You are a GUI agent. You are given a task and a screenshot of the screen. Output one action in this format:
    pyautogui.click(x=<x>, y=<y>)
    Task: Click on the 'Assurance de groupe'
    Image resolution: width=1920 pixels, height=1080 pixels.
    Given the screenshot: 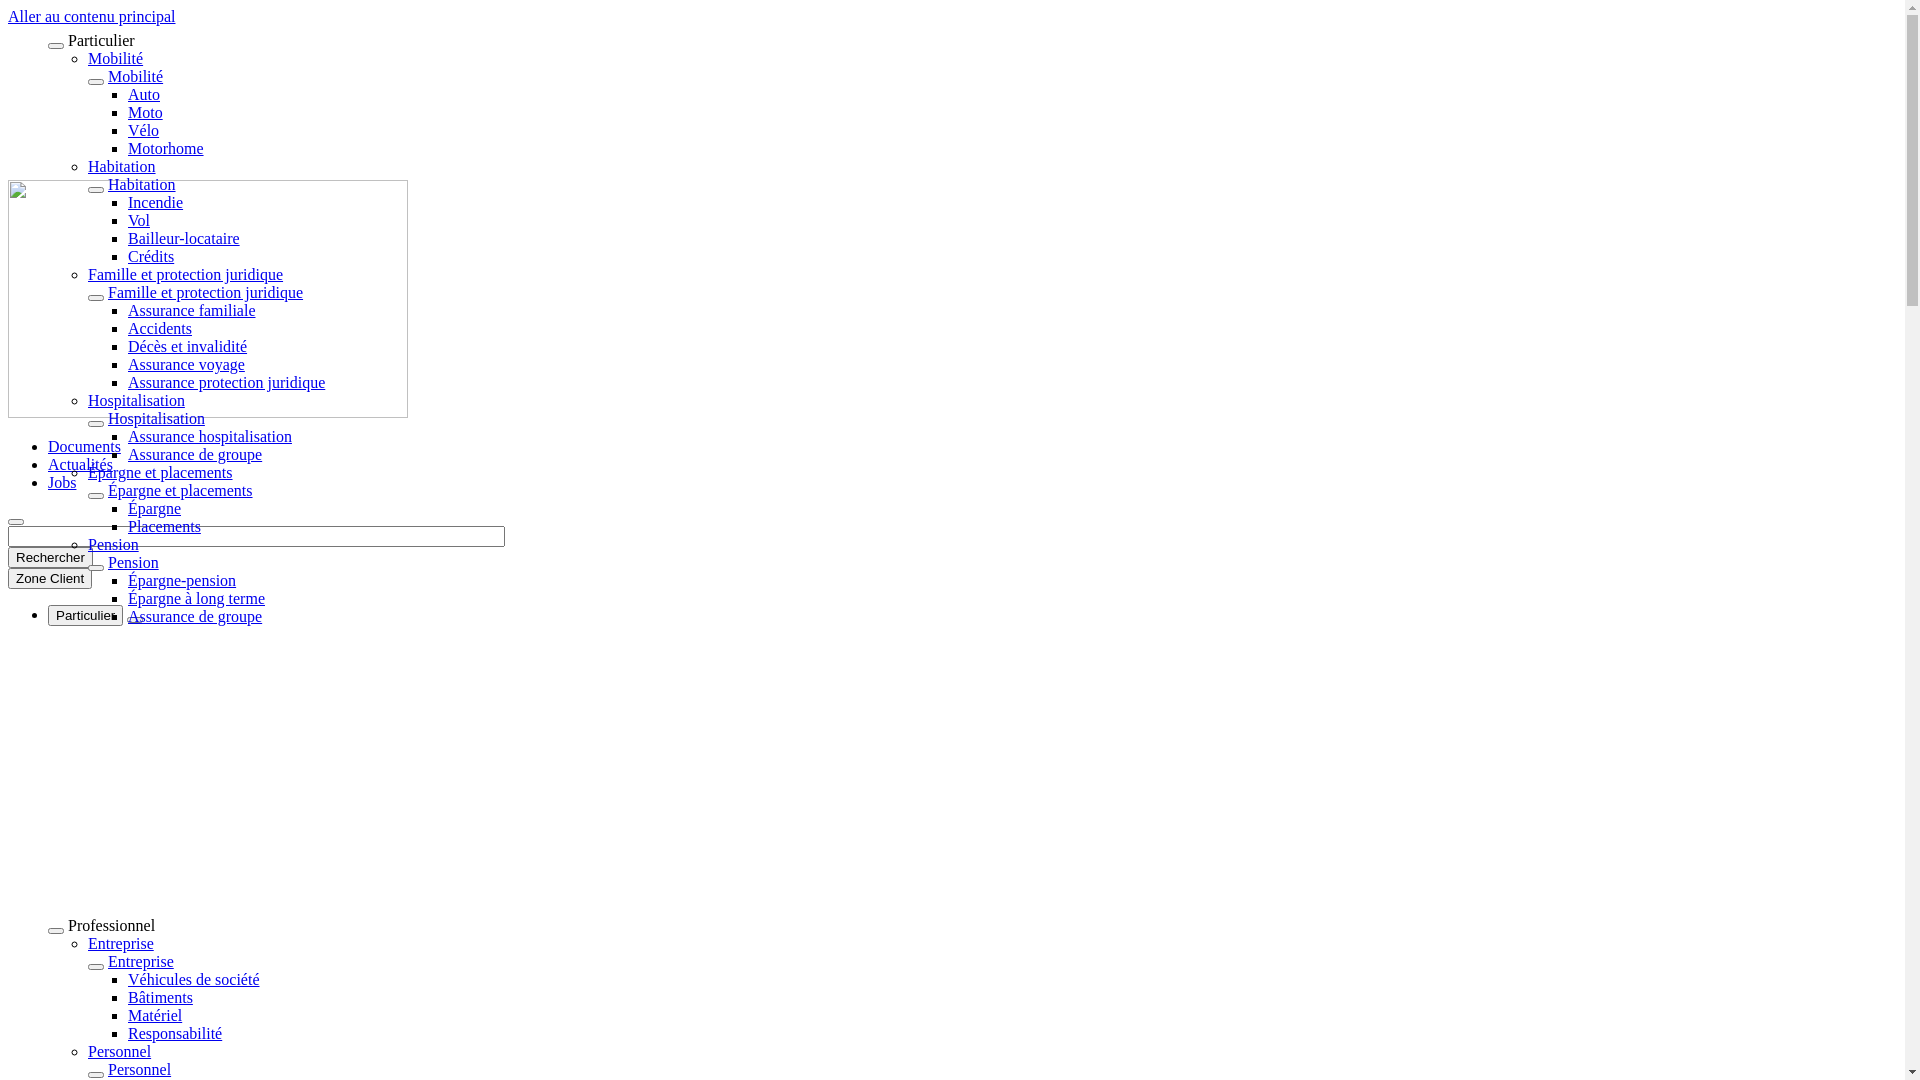 What is the action you would take?
    pyautogui.click(x=127, y=615)
    